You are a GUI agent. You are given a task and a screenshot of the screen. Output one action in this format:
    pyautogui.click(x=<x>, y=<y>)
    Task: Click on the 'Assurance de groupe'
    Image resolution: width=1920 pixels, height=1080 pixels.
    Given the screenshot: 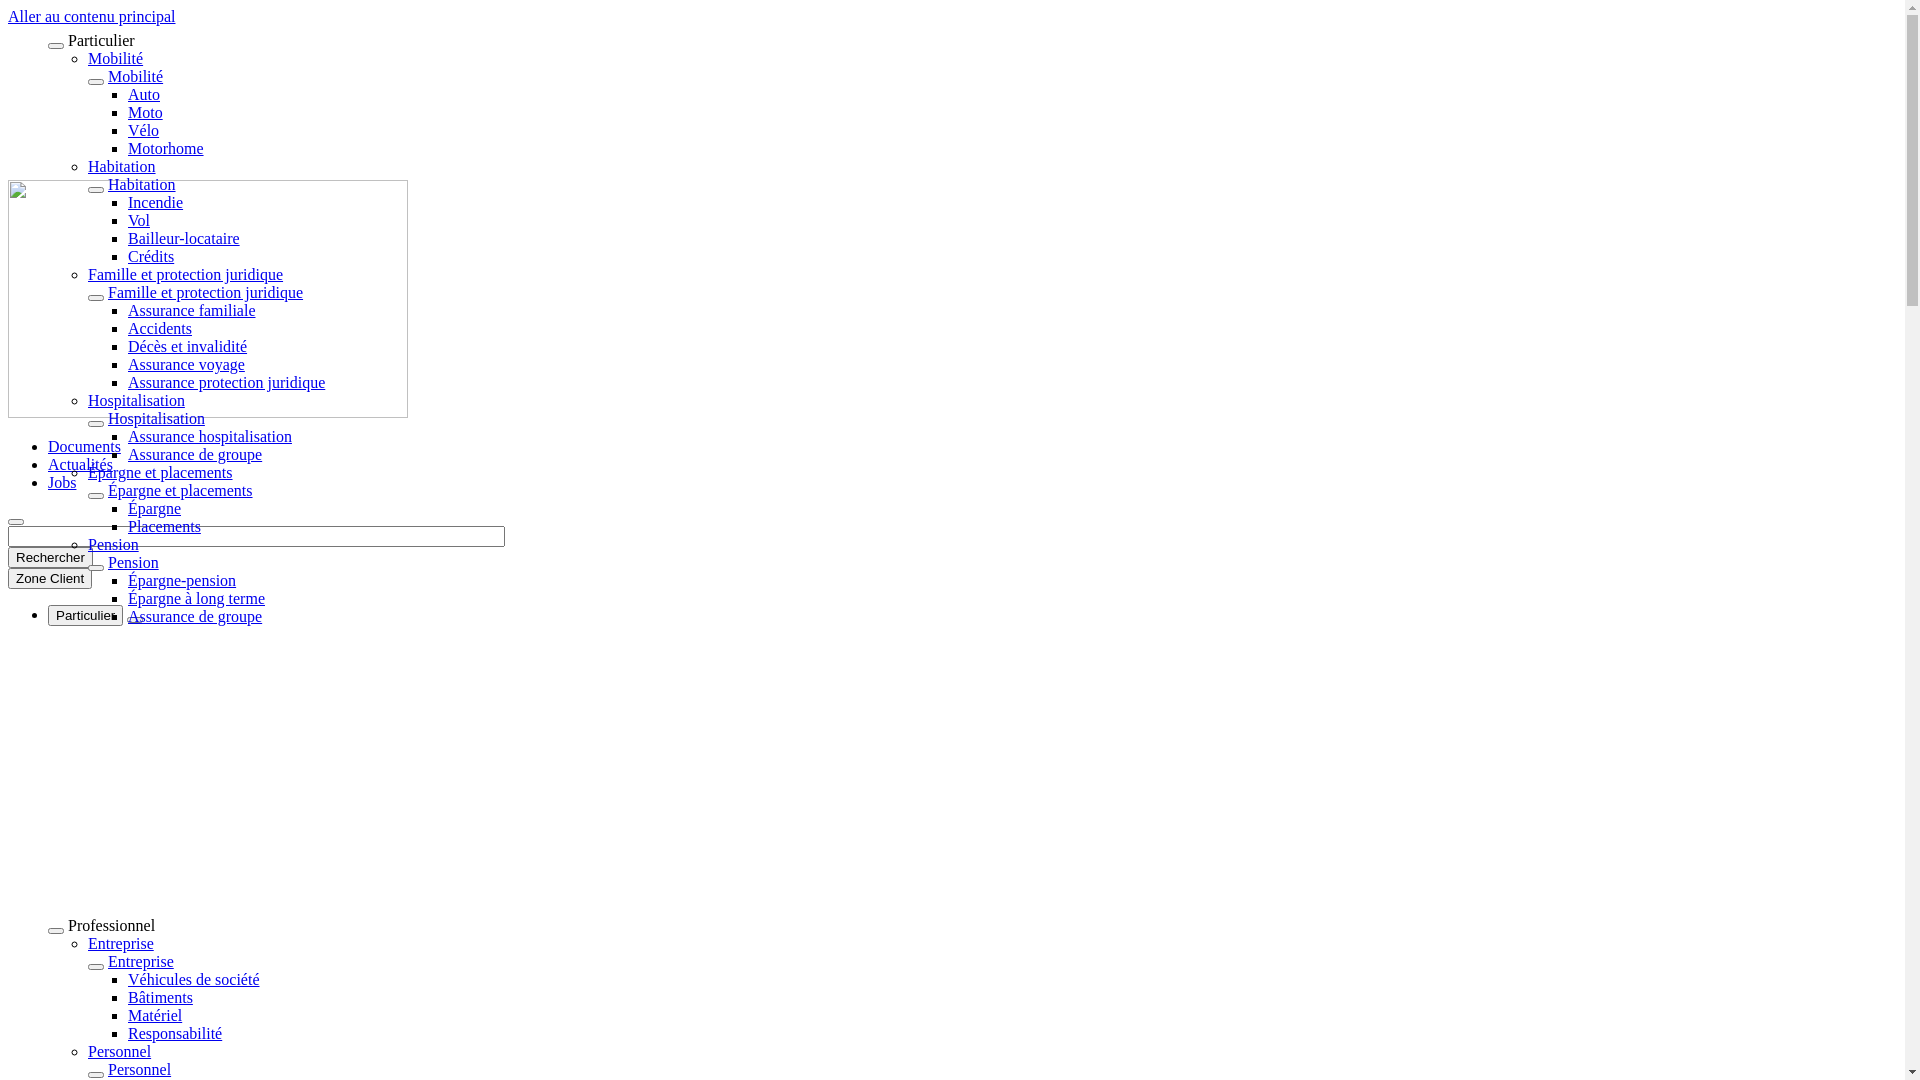 What is the action you would take?
    pyautogui.click(x=127, y=615)
    